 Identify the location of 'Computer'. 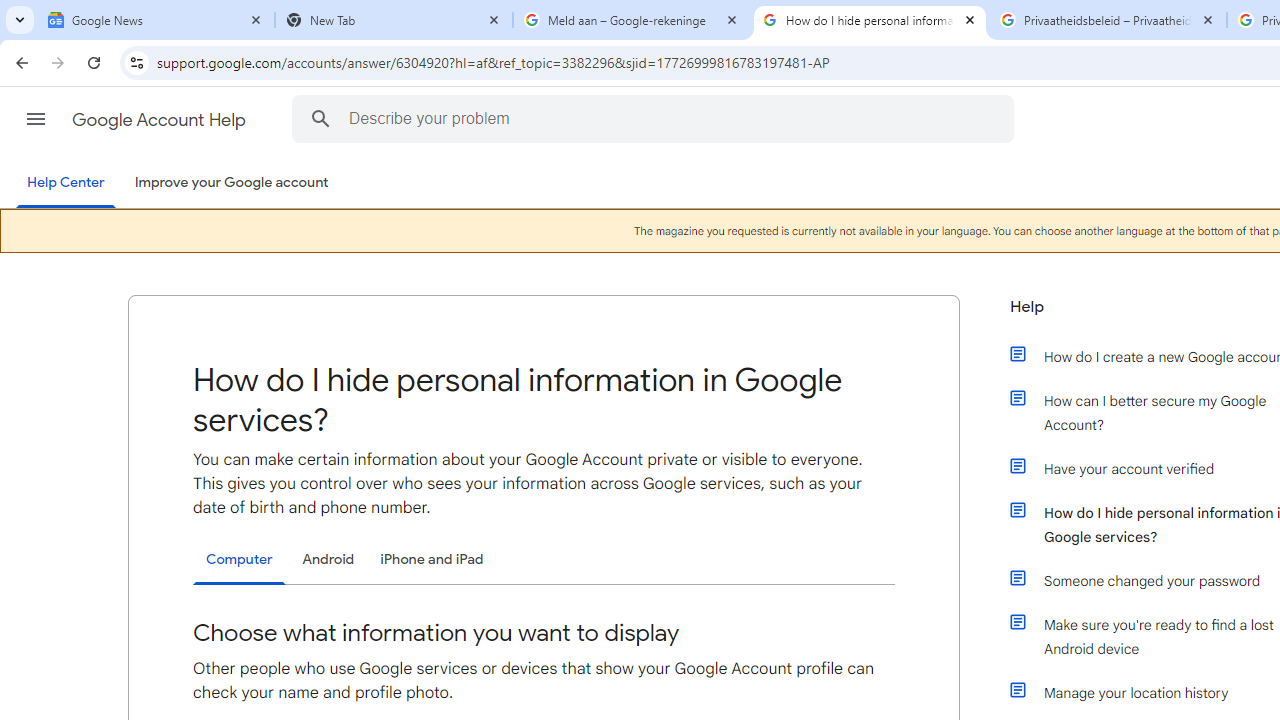
(239, 560).